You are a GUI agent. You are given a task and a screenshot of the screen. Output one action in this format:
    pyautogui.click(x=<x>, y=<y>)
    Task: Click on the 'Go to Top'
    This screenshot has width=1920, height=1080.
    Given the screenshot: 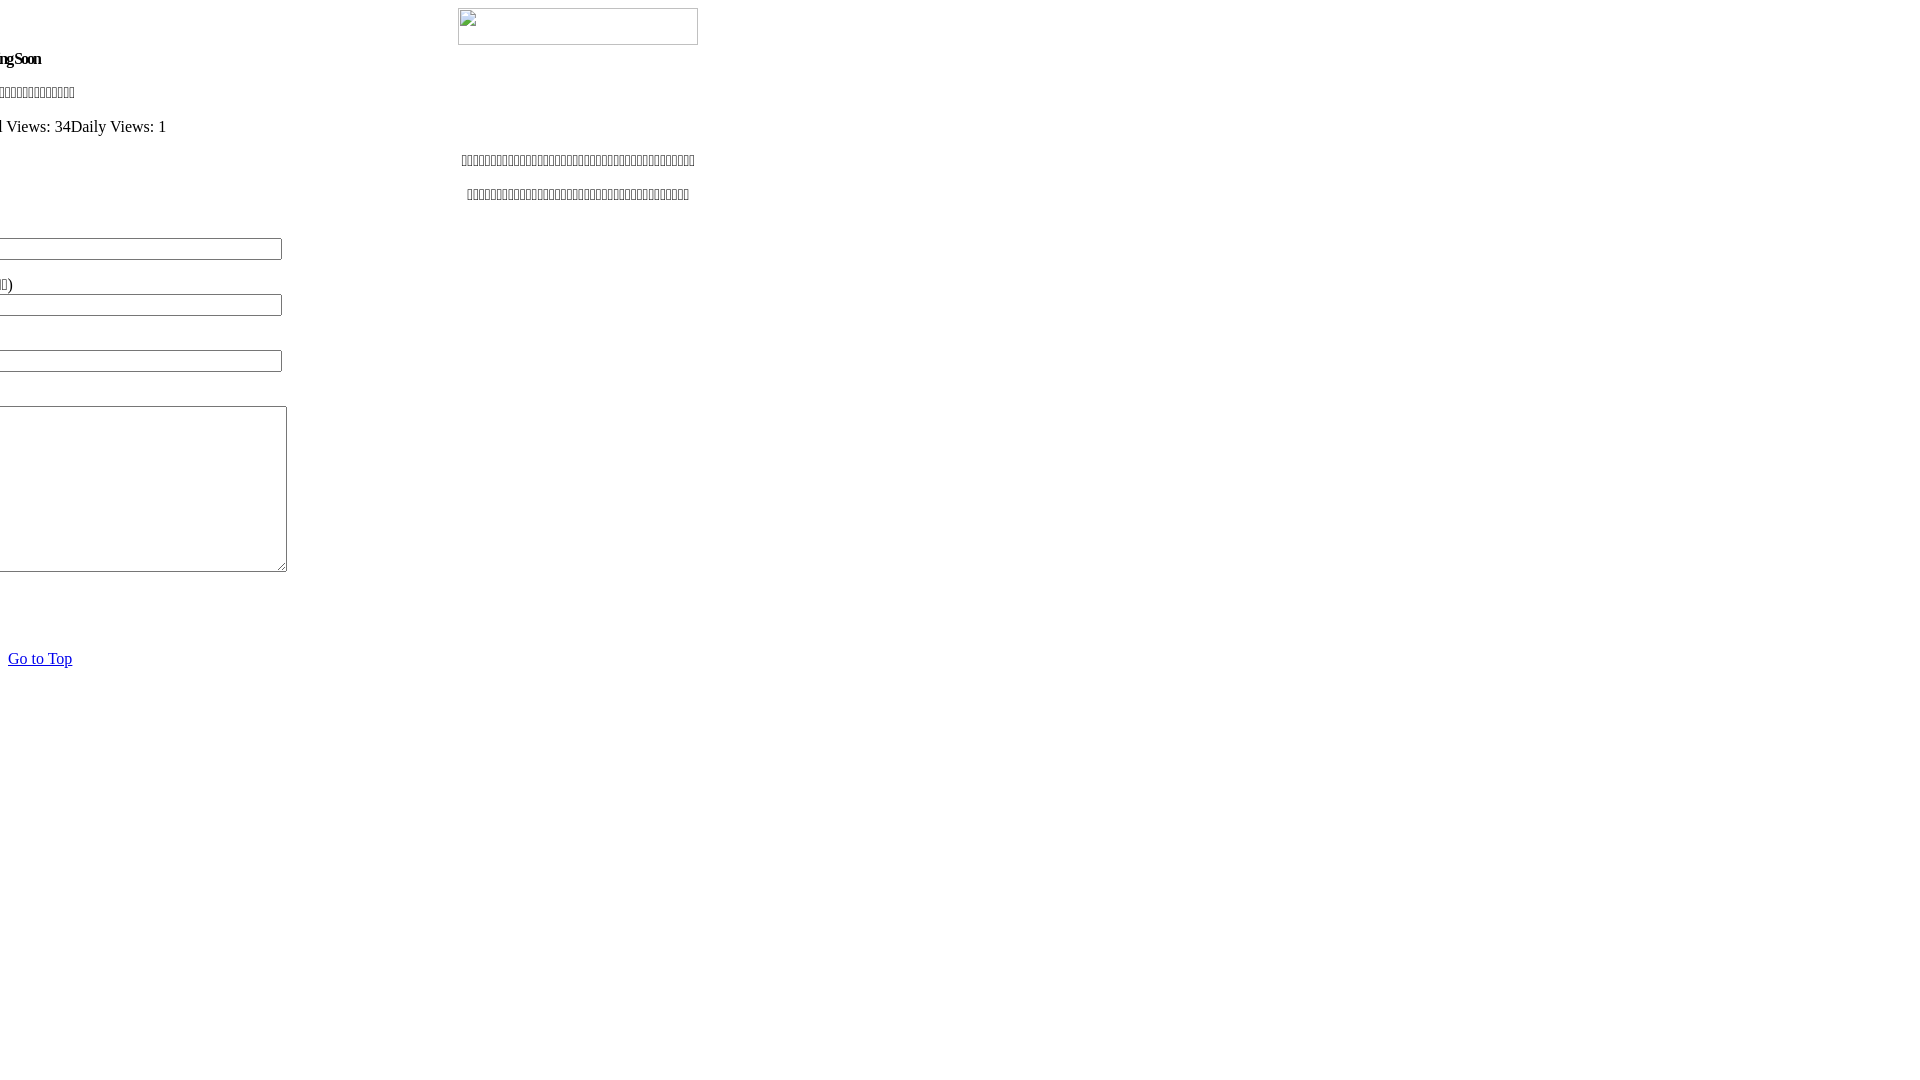 What is the action you would take?
    pyautogui.click(x=8, y=658)
    